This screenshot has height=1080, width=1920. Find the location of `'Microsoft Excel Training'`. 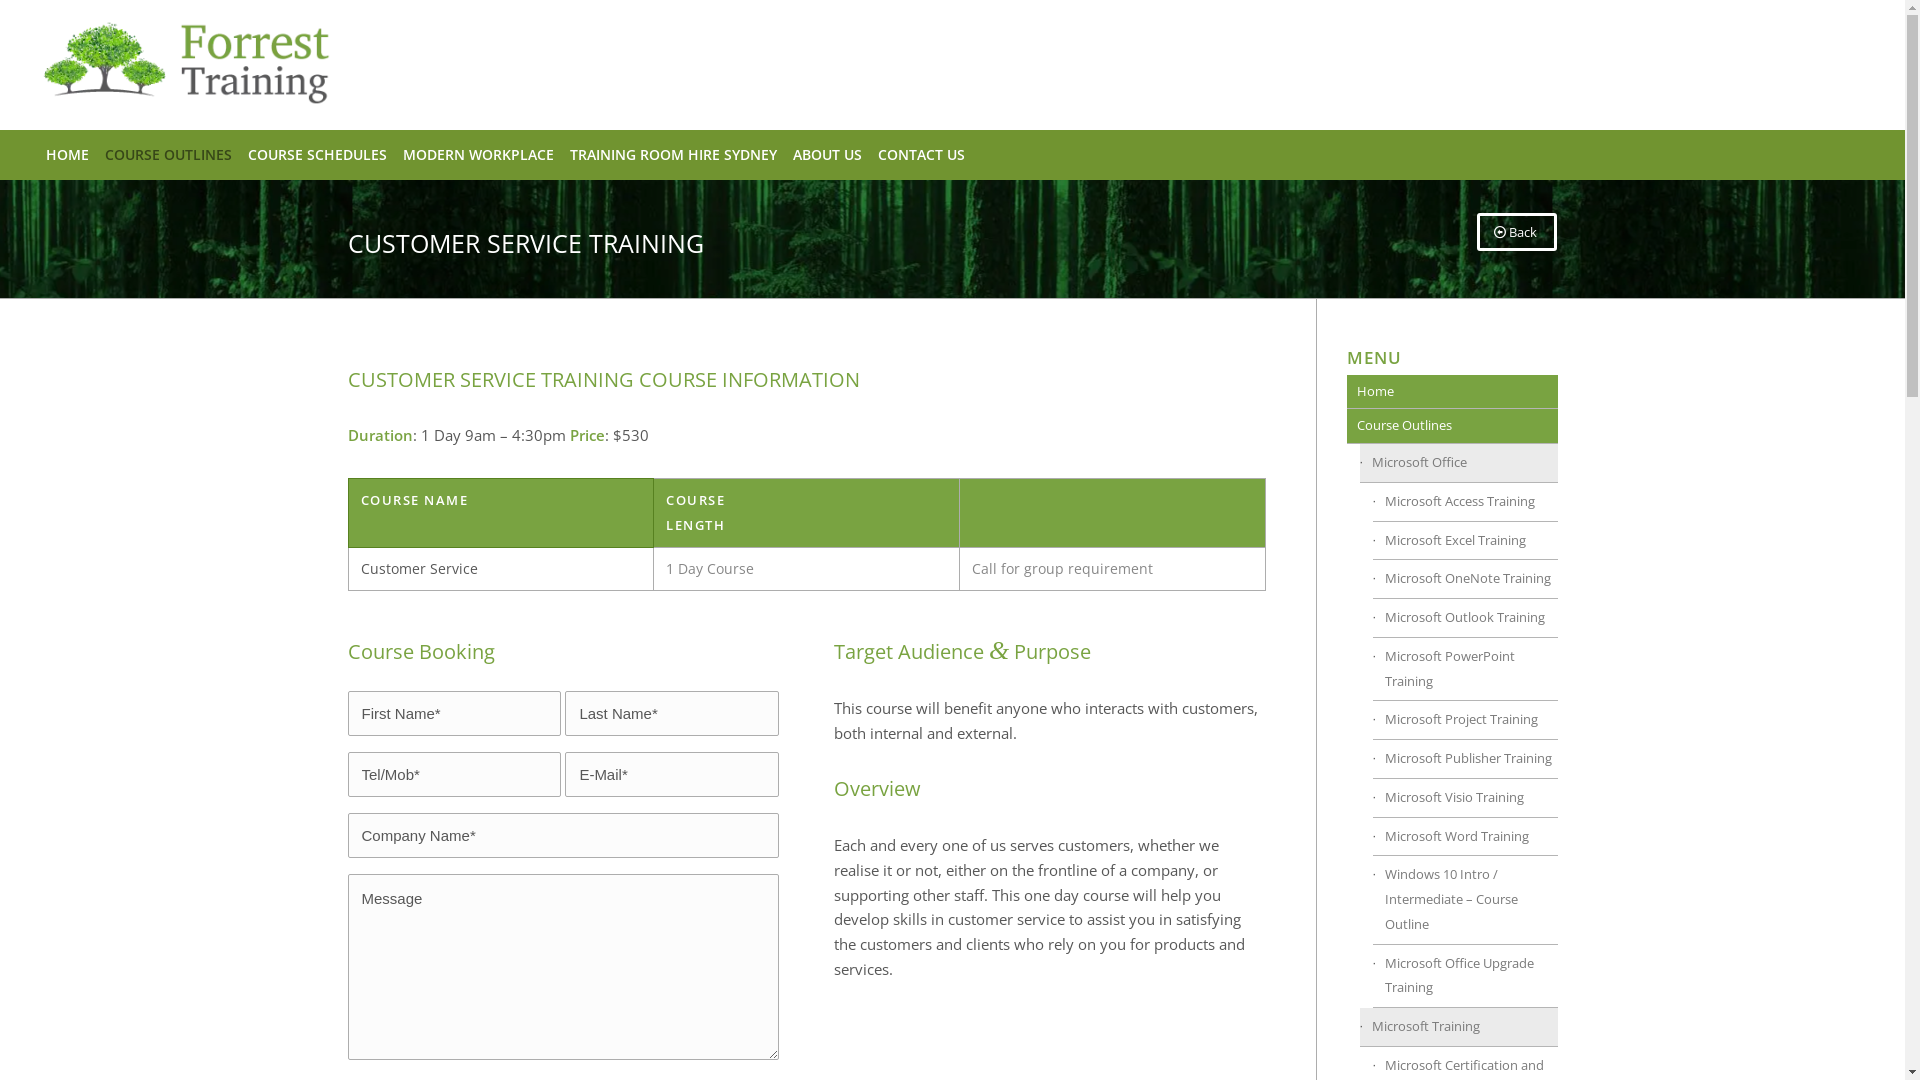

'Microsoft Excel Training' is located at coordinates (1371, 541).